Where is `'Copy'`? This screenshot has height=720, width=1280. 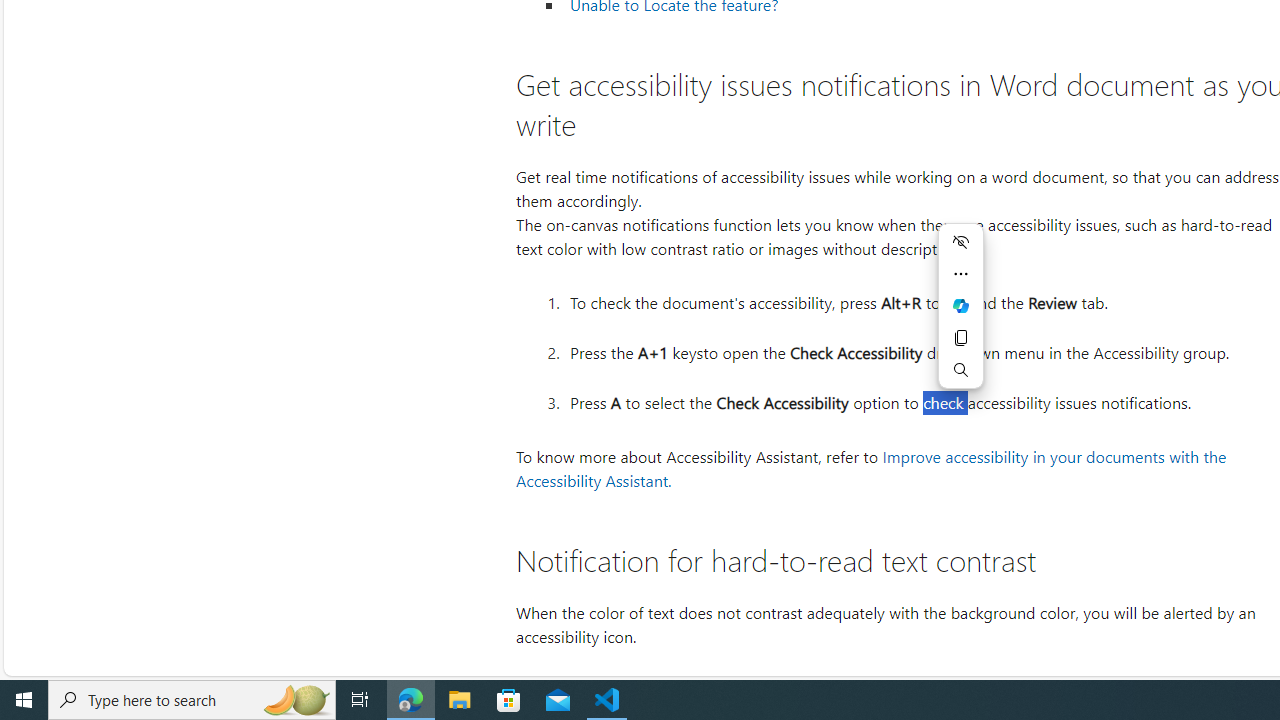 'Copy' is located at coordinates (961, 337).